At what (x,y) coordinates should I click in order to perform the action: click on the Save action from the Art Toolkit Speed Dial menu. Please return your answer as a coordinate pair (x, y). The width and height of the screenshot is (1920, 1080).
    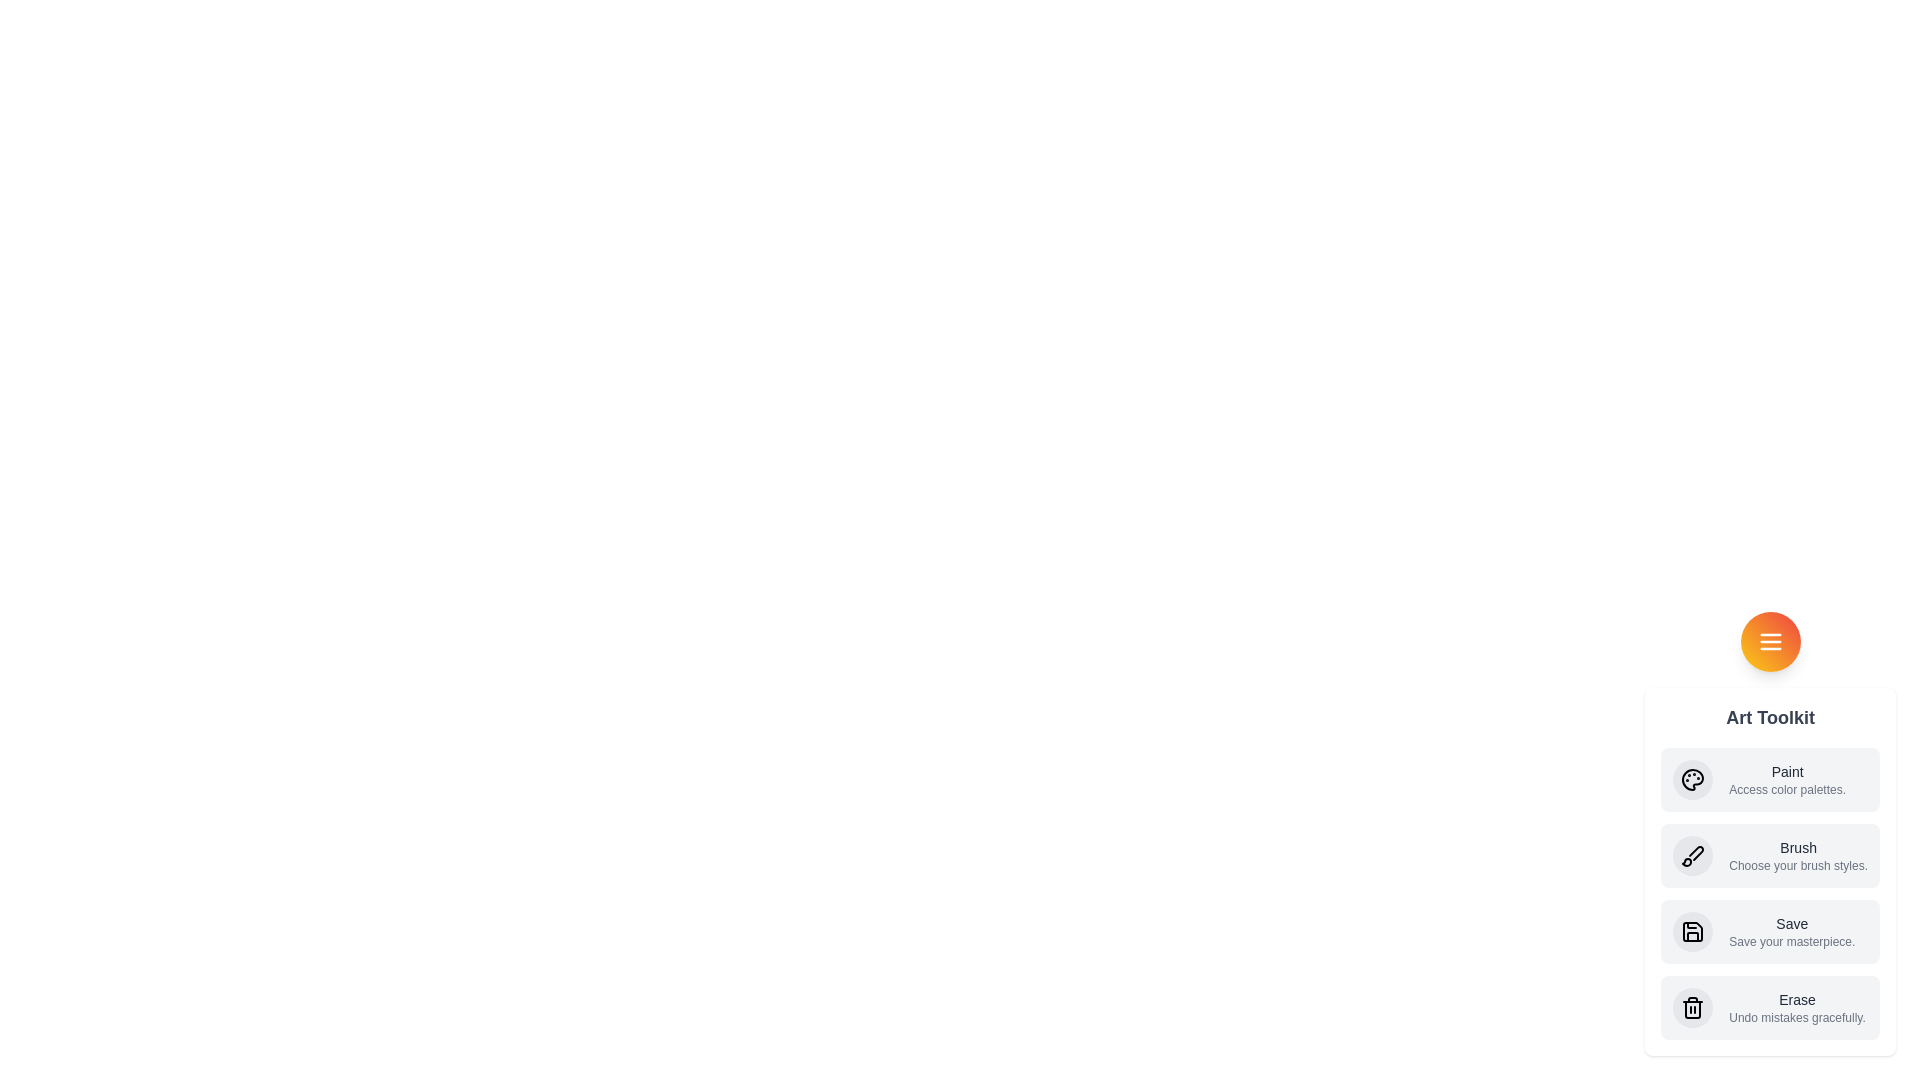
    Looking at the image, I should click on (1770, 932).